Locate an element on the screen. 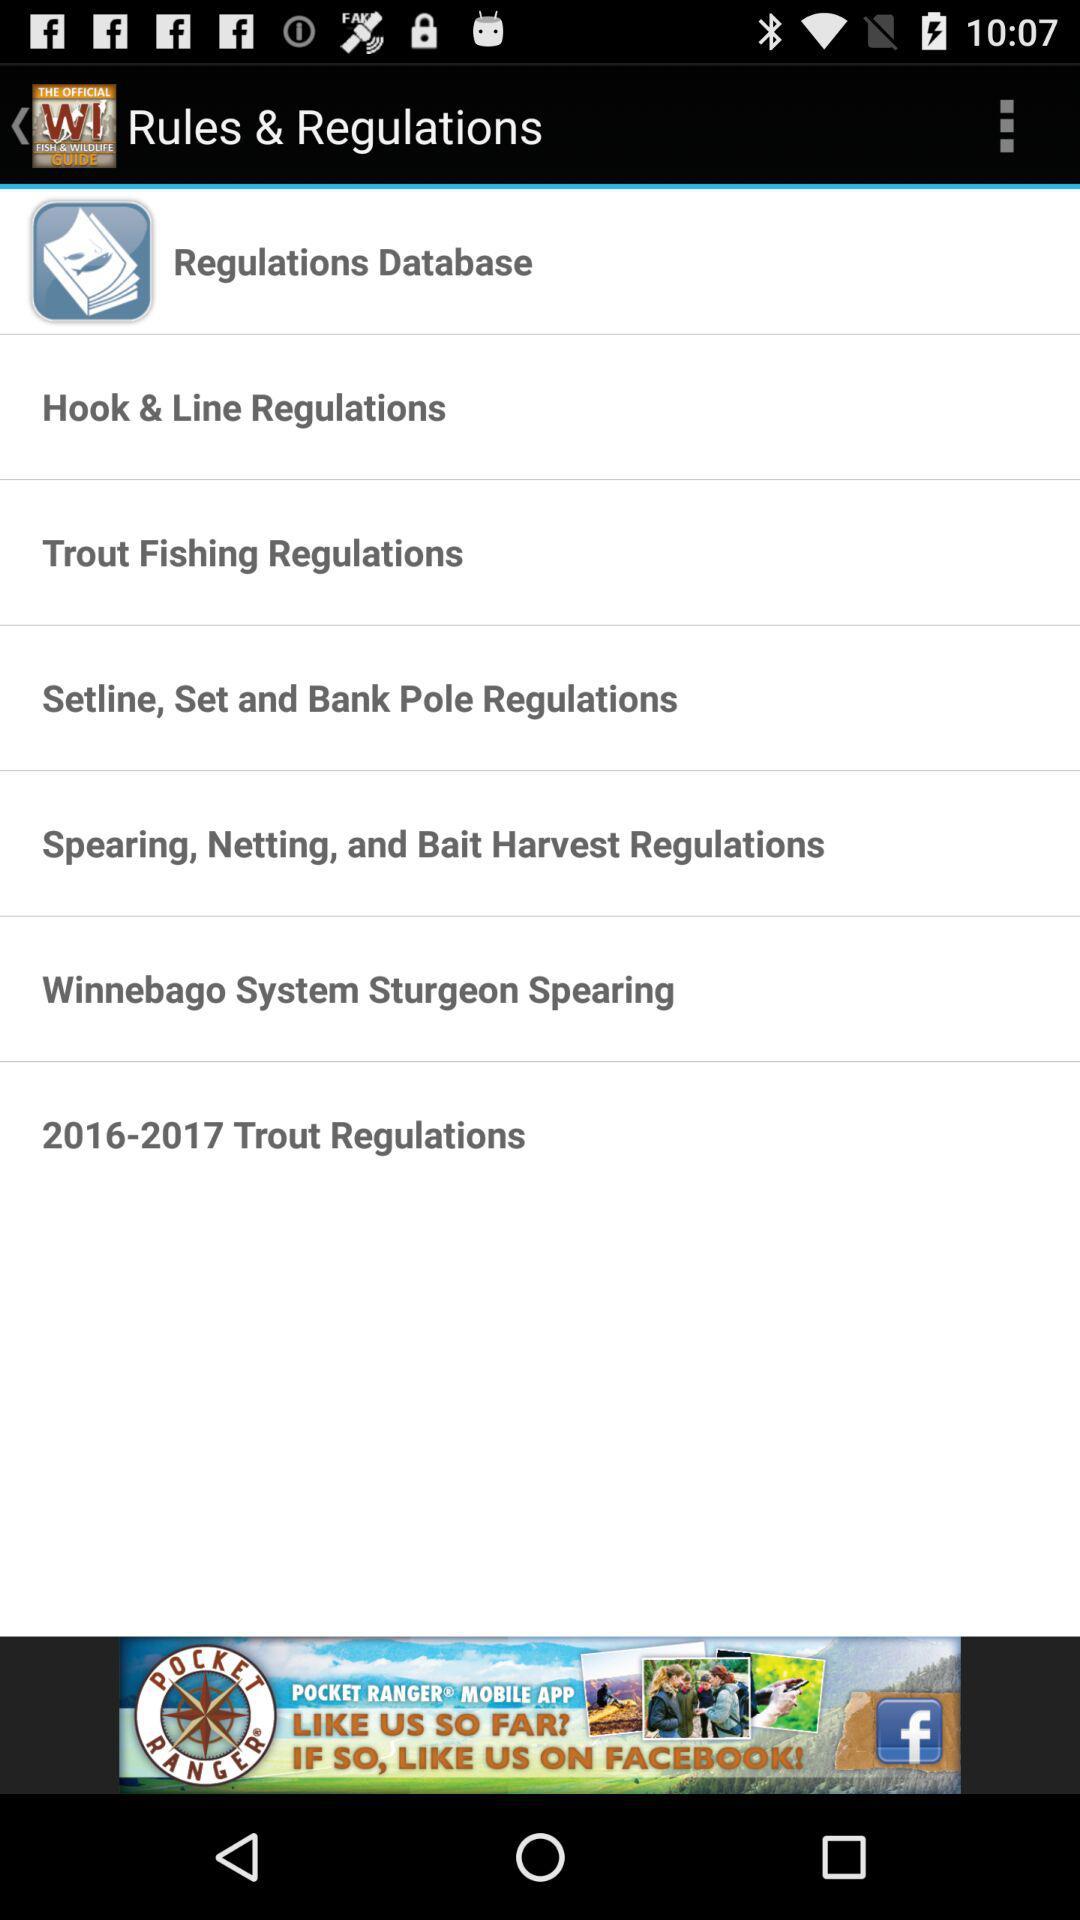 The image size is (1080, 1920). mini image which is on the left of rules  regulations is located at coordinates (72, 124).